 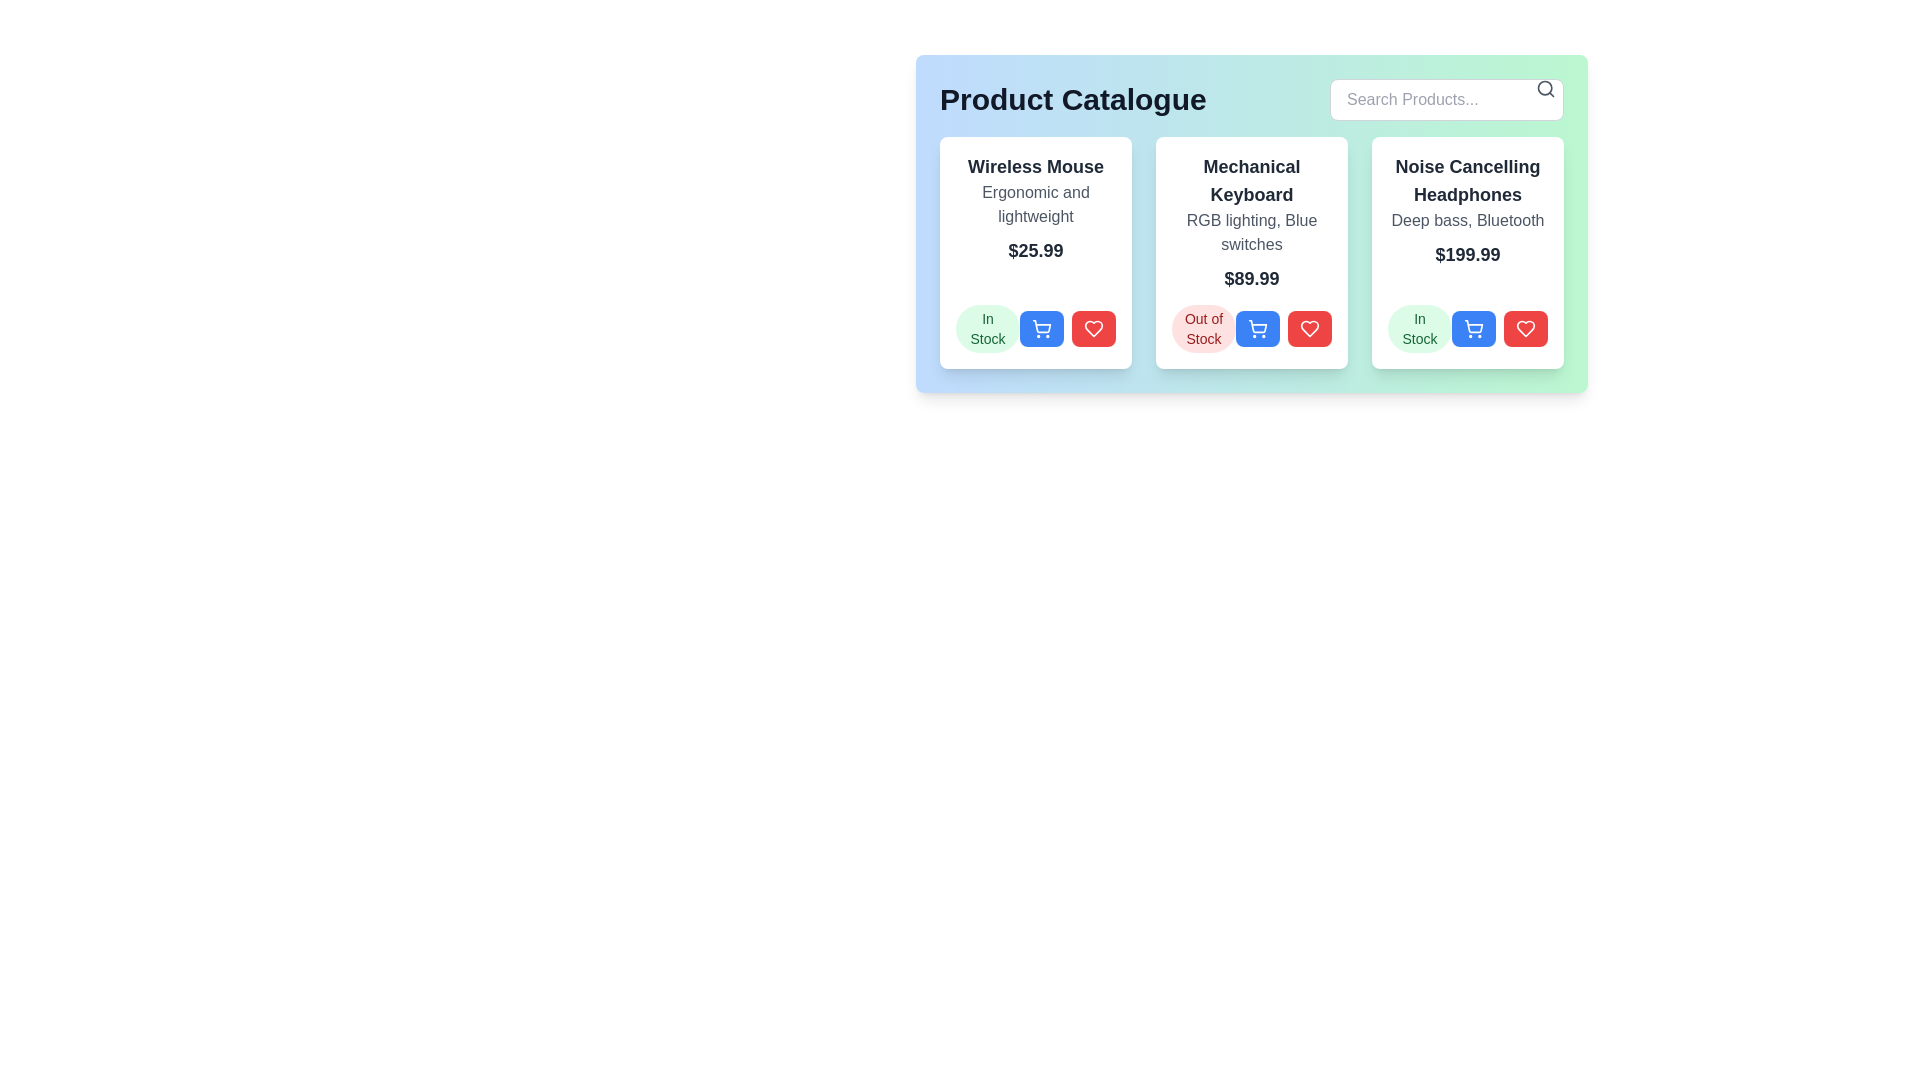 I want to click on the status indicator label that shows the product is available for purchase, located at the top-left corner of the action buttons section on the leftmost product card, so click(x=988, y=327).